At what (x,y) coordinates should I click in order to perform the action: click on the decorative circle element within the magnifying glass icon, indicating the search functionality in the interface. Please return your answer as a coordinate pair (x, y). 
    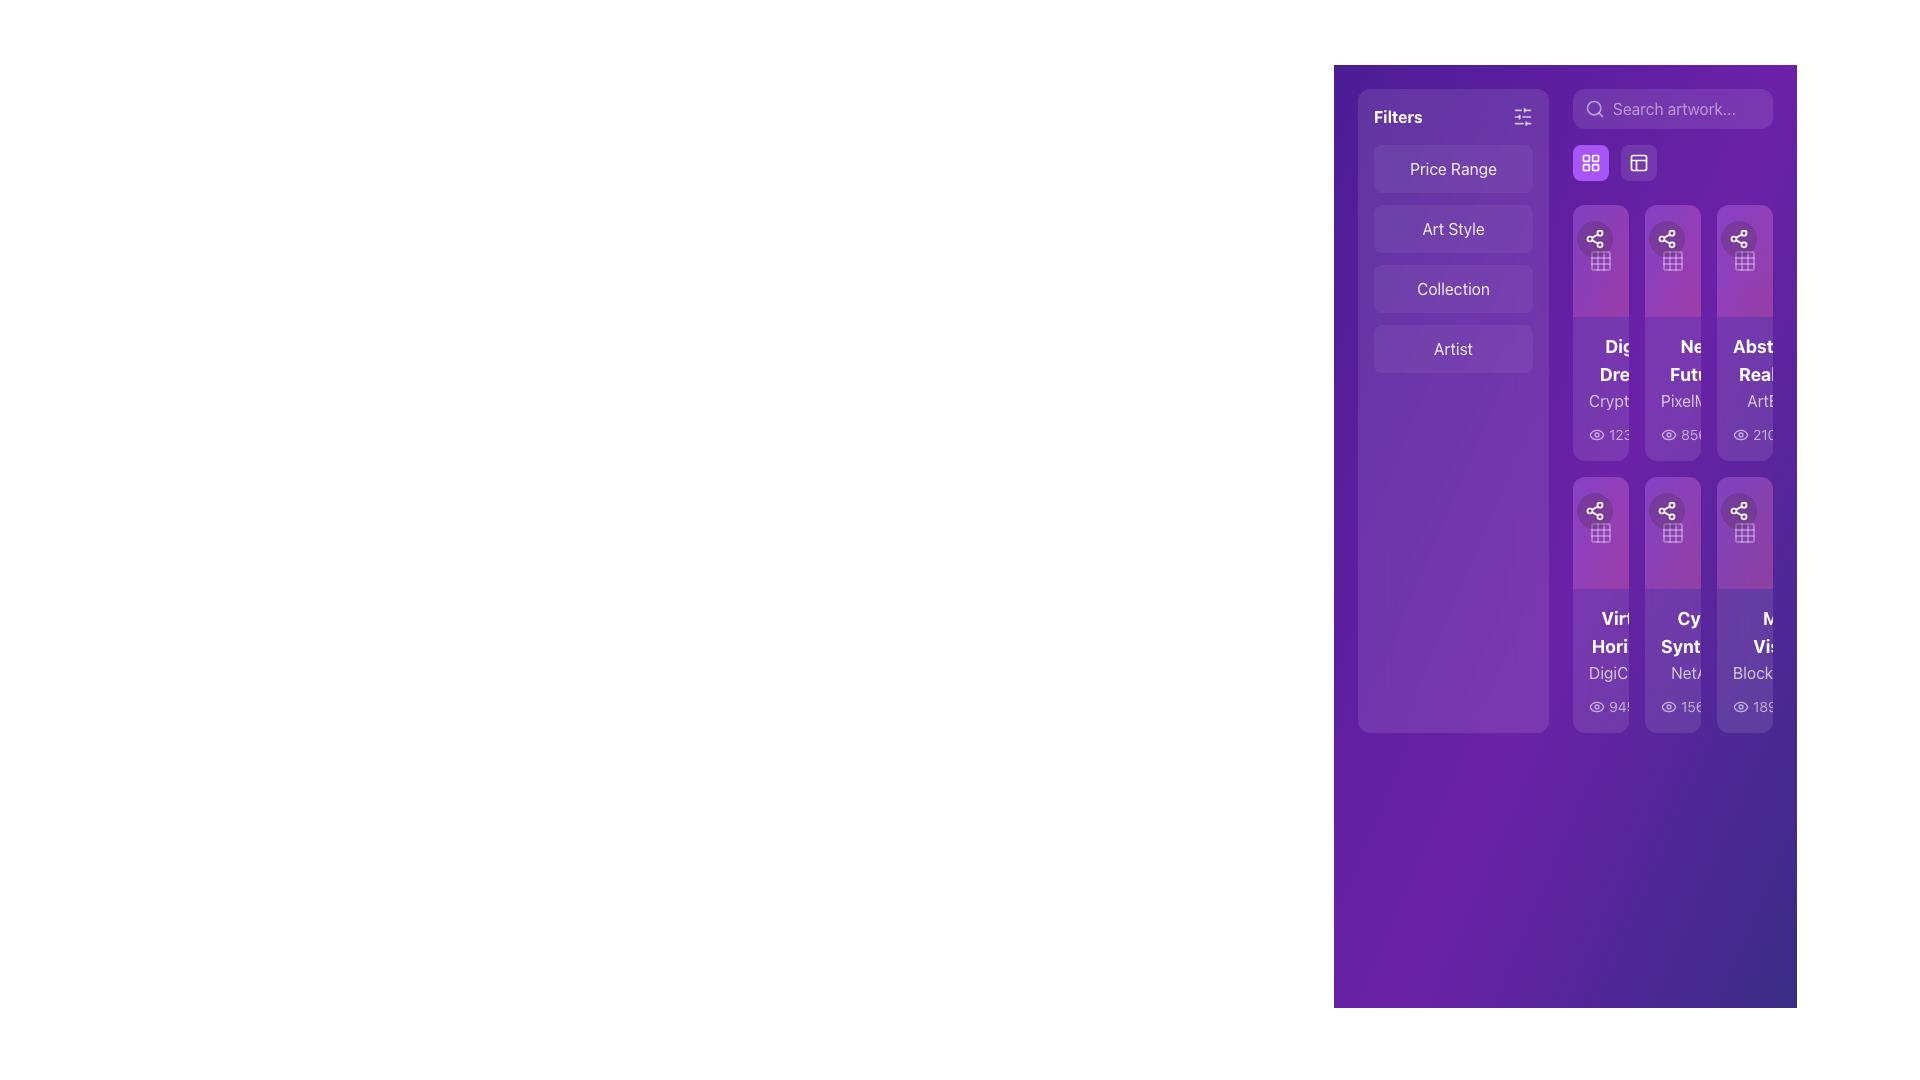
    Looking at the image, I should click on (1593, 108).